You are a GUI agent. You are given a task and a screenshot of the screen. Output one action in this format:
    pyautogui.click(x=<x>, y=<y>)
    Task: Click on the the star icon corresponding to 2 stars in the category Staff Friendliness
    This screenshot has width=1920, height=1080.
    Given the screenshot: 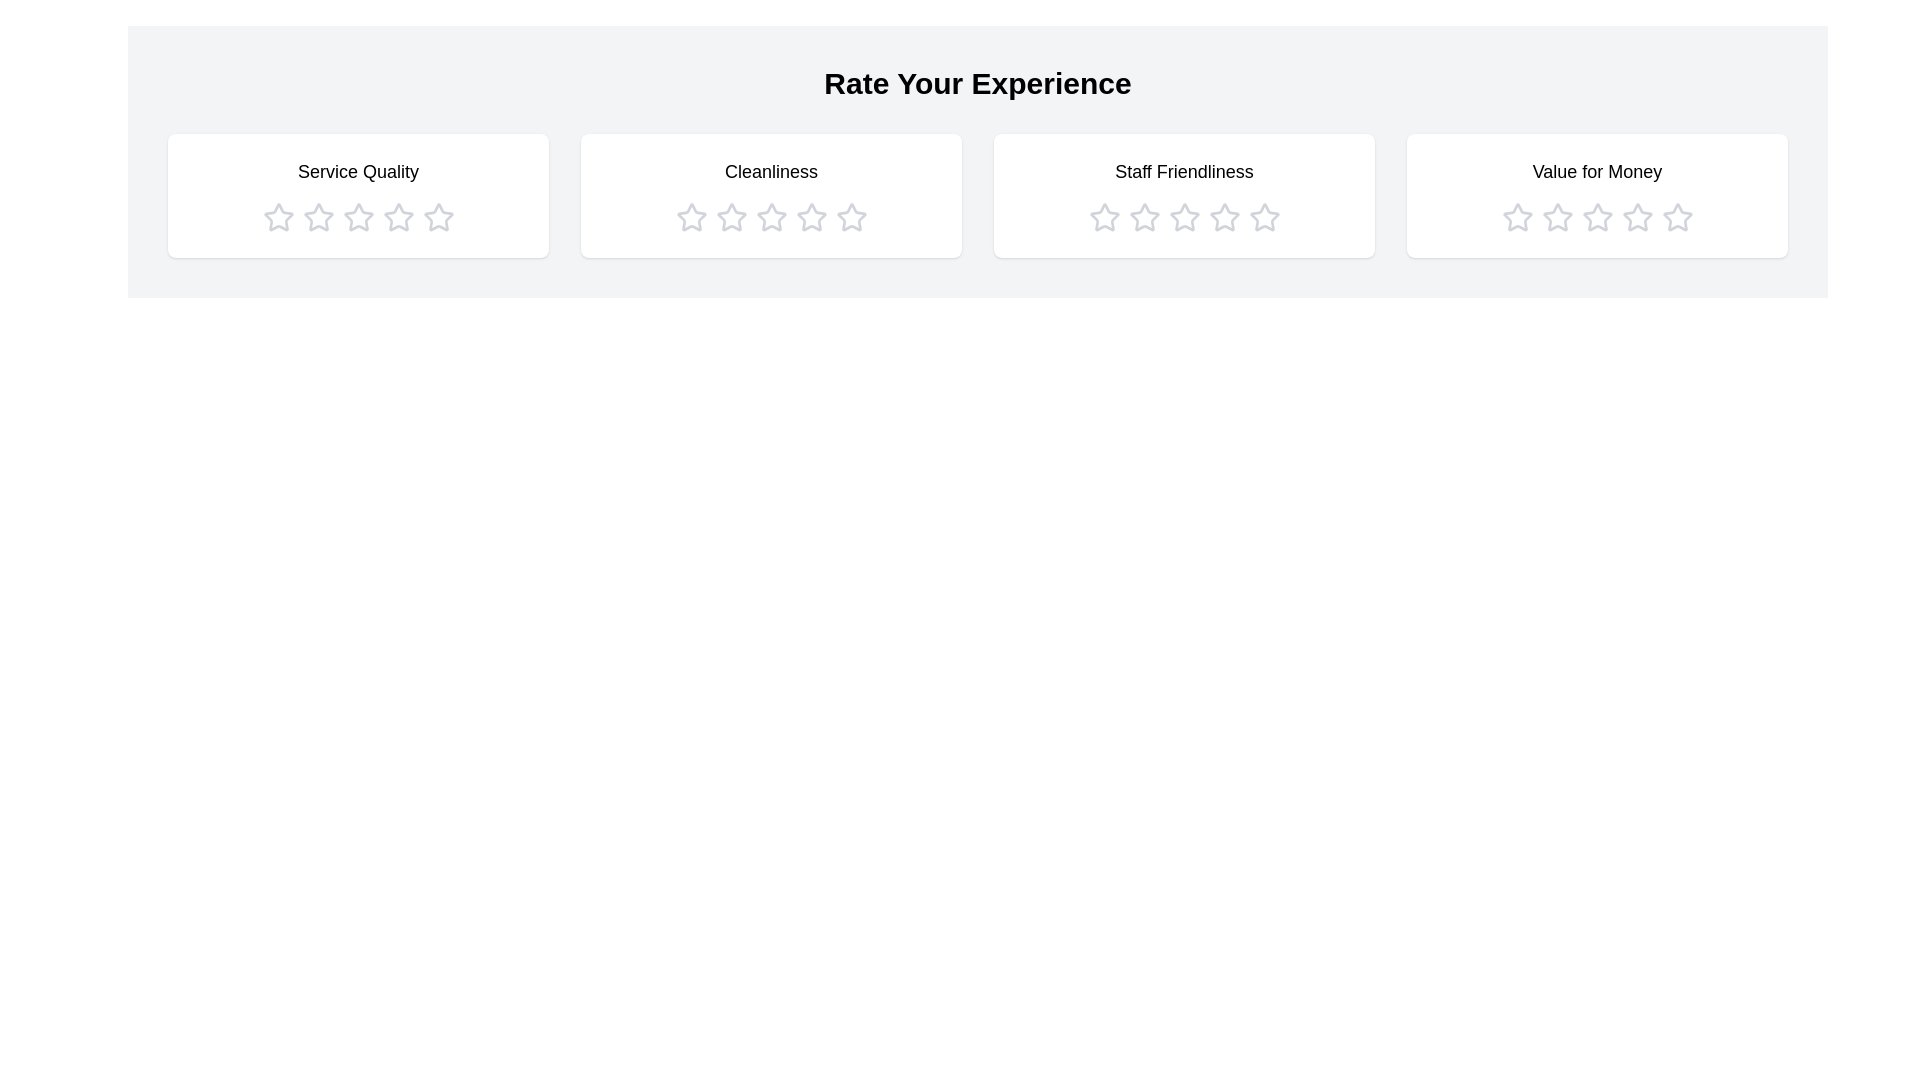 What is the action you would take?
    pyautogui.click(x=1144, y=218)
    